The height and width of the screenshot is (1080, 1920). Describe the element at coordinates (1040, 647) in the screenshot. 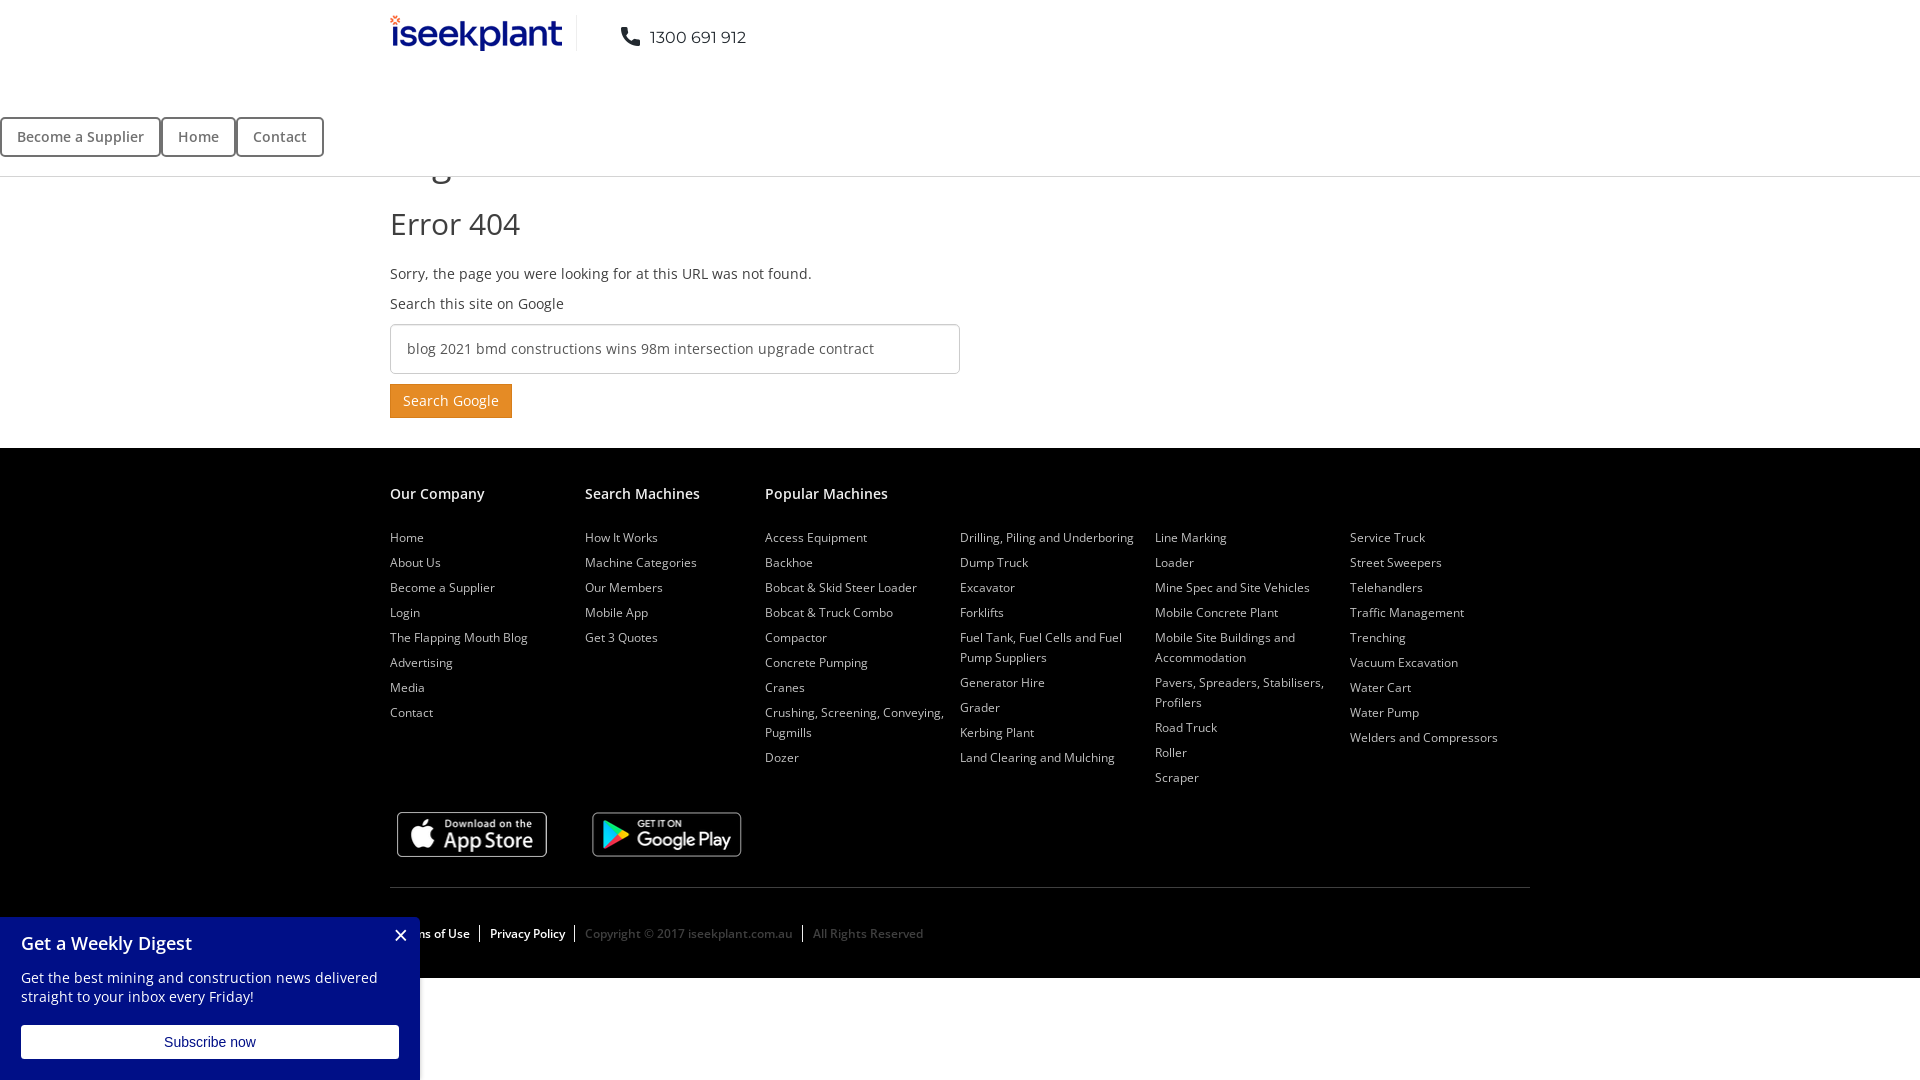

I see `'Fuel Tank, Fuel Cells and Fuel Pump Suppliers'` at that location.